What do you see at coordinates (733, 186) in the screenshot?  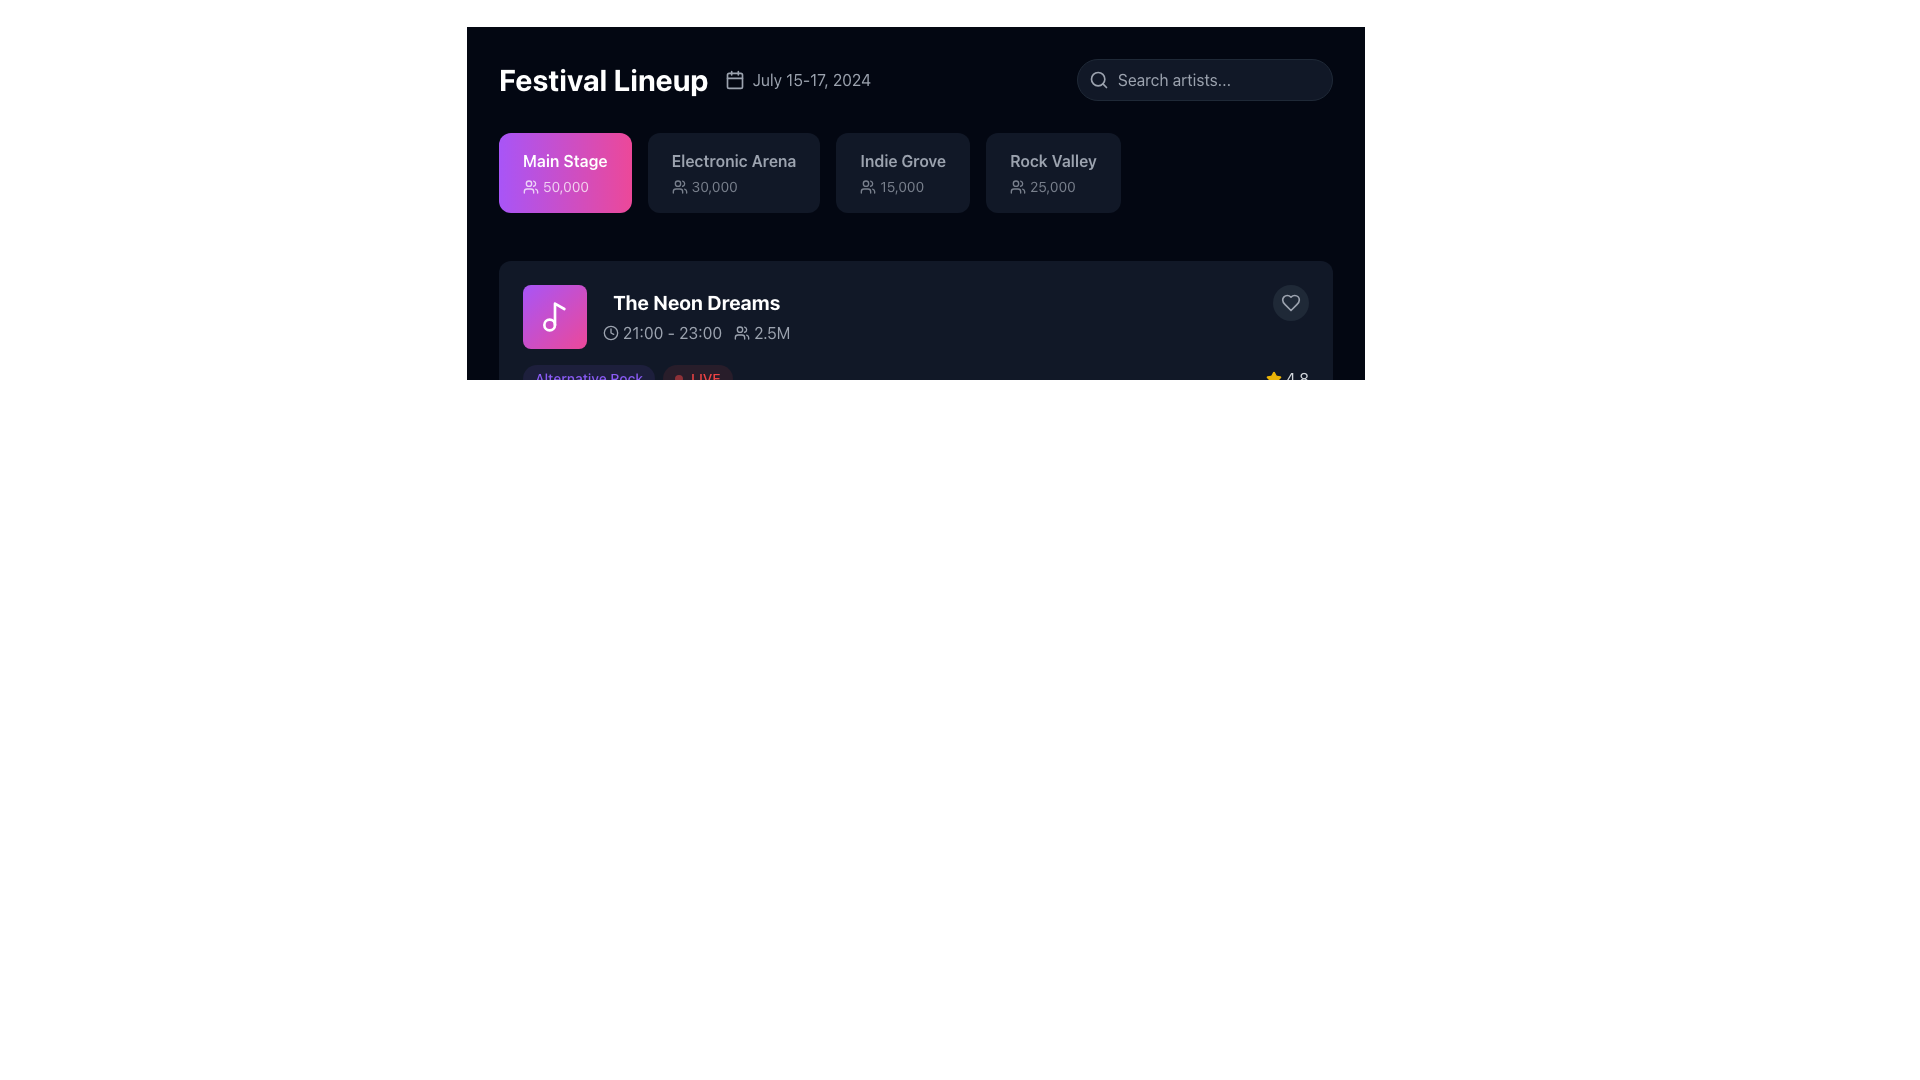 I see `the Text Label with Icon displaying '30,000', located under the 'Electronic Arena' label in the horizontally-aligned list` at bounding box center [733, 186].